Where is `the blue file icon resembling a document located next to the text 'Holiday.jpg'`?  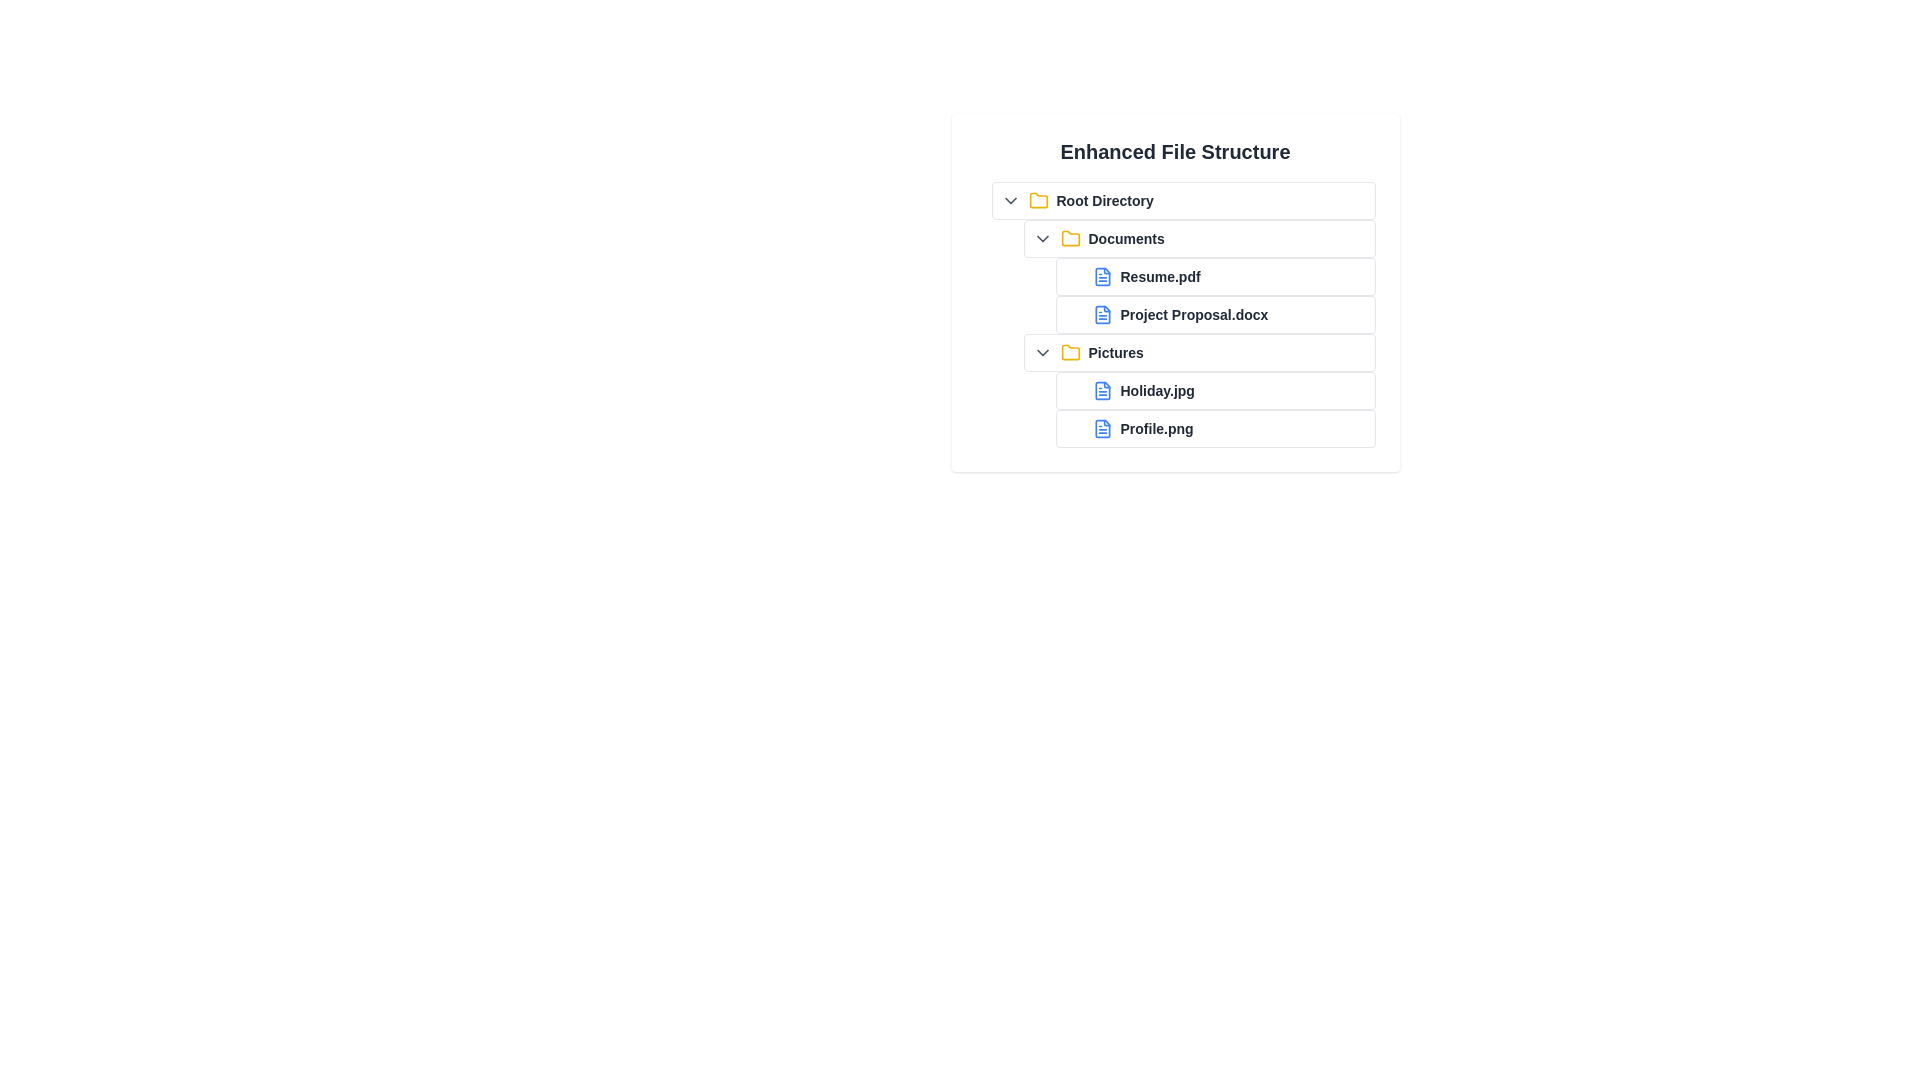
the blue file icon resembling a document located next to the text 'Holiday.jpg' is located at coordinates (1101, 390).